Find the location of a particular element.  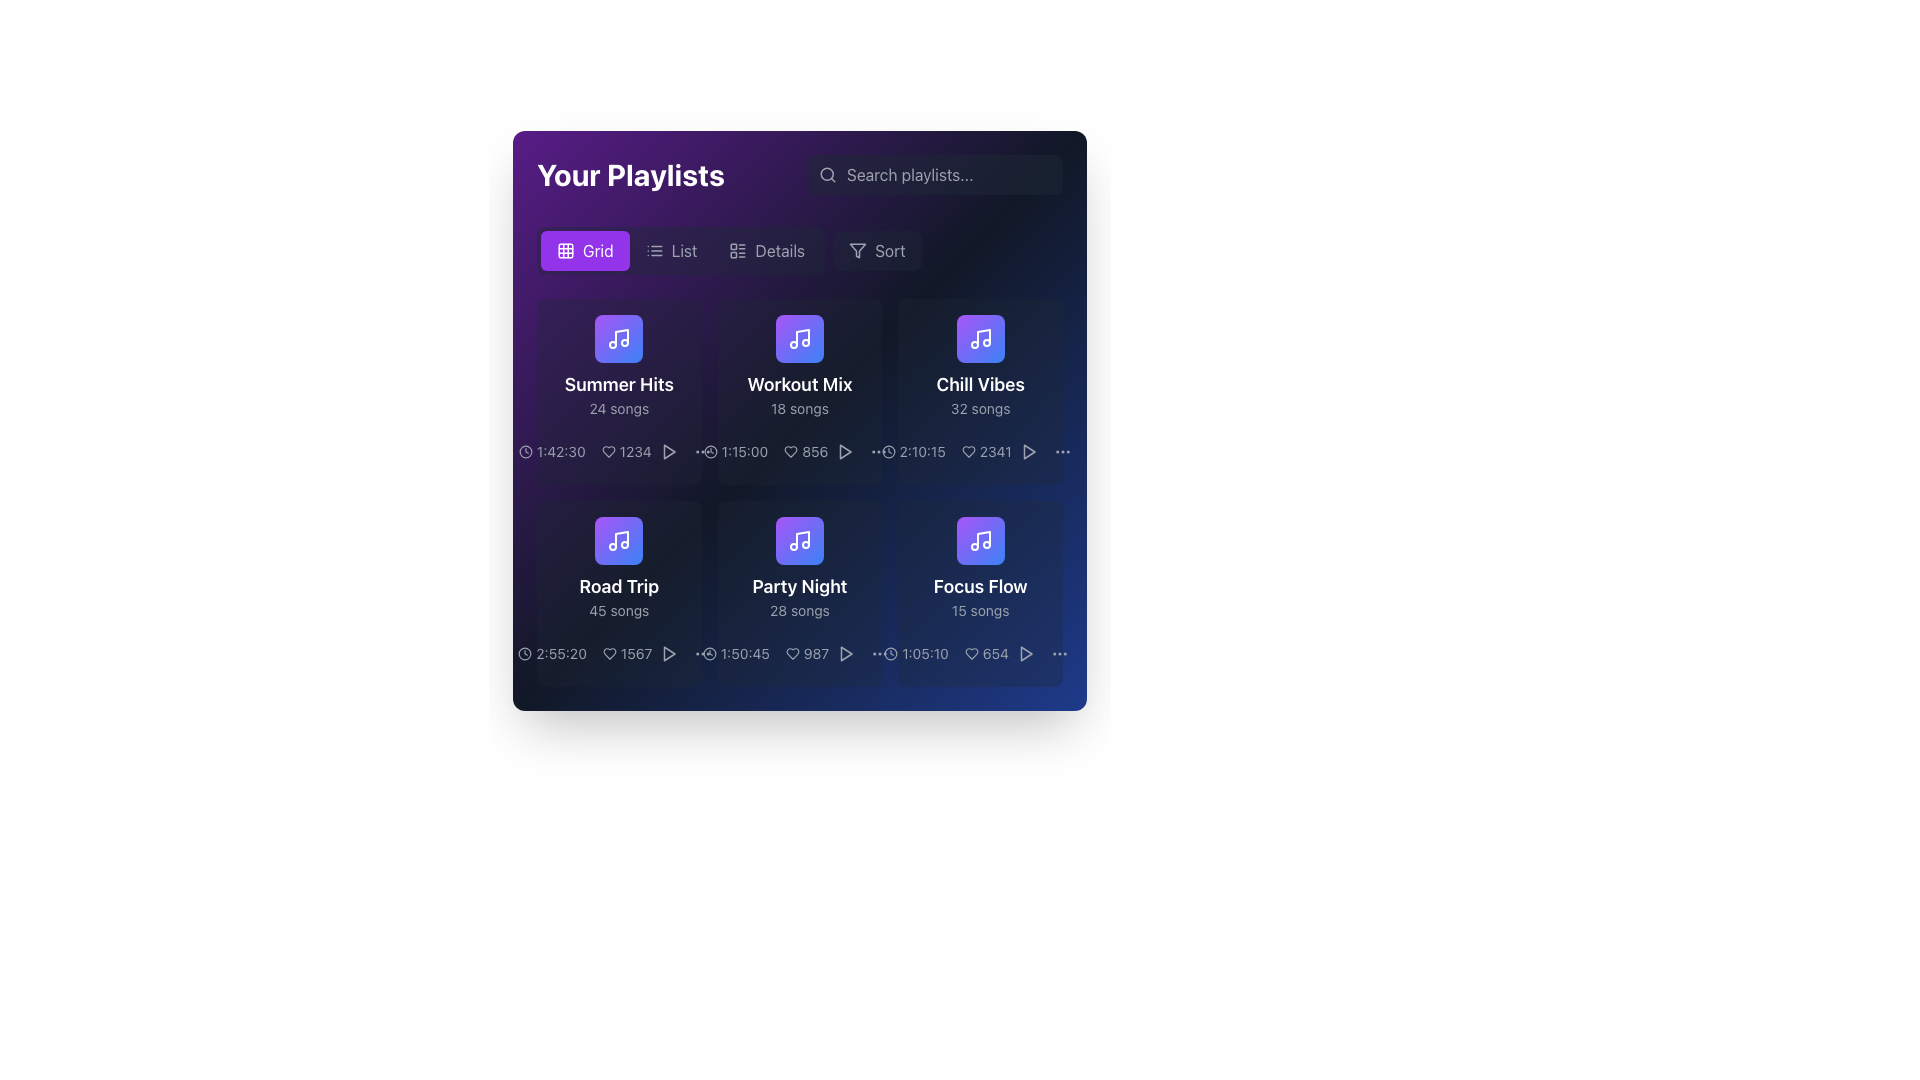

the 'Road Trip' playlist icon located in the center-top section of the playlist card is located at coordinates (618, 540).